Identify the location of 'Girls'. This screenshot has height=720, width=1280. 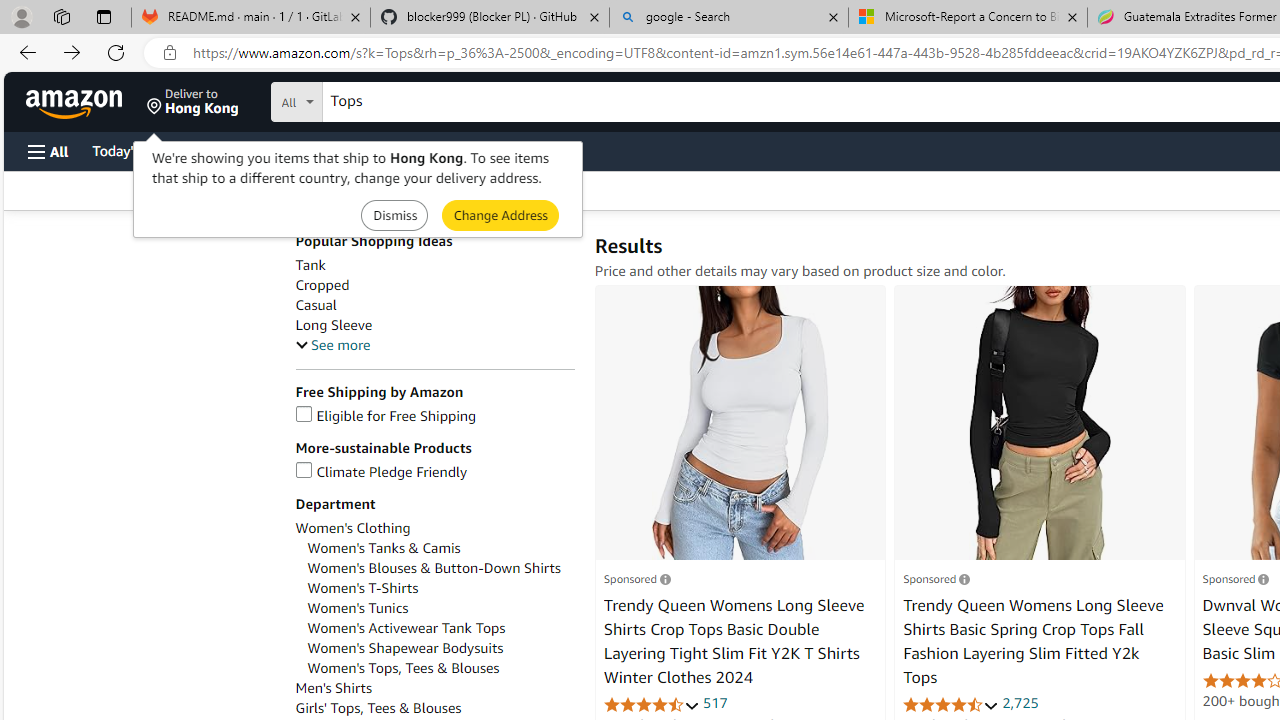
(378, 707).